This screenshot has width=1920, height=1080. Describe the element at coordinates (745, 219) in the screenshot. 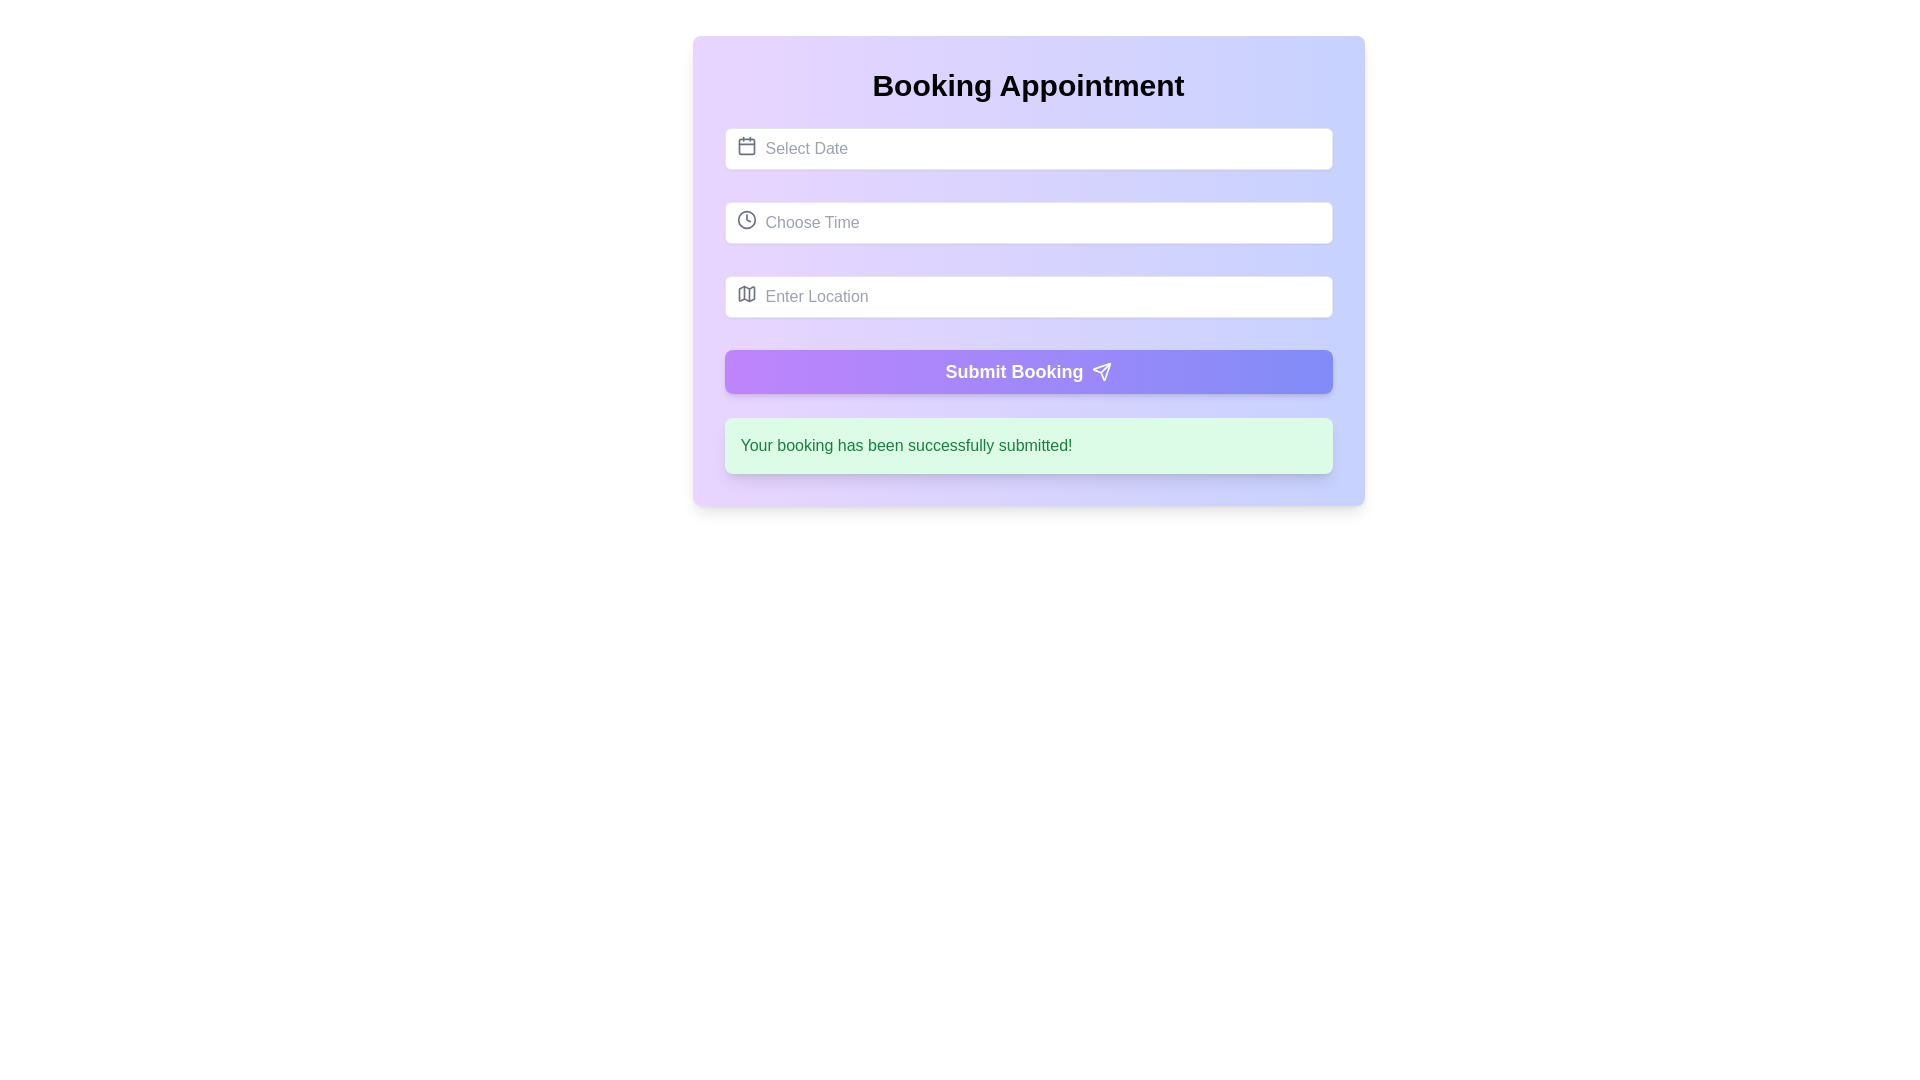

I see `the clock icon that is located to the left of the 'Choose Time' input section, which features a circular outline and two lines representing clock hands` at that location.